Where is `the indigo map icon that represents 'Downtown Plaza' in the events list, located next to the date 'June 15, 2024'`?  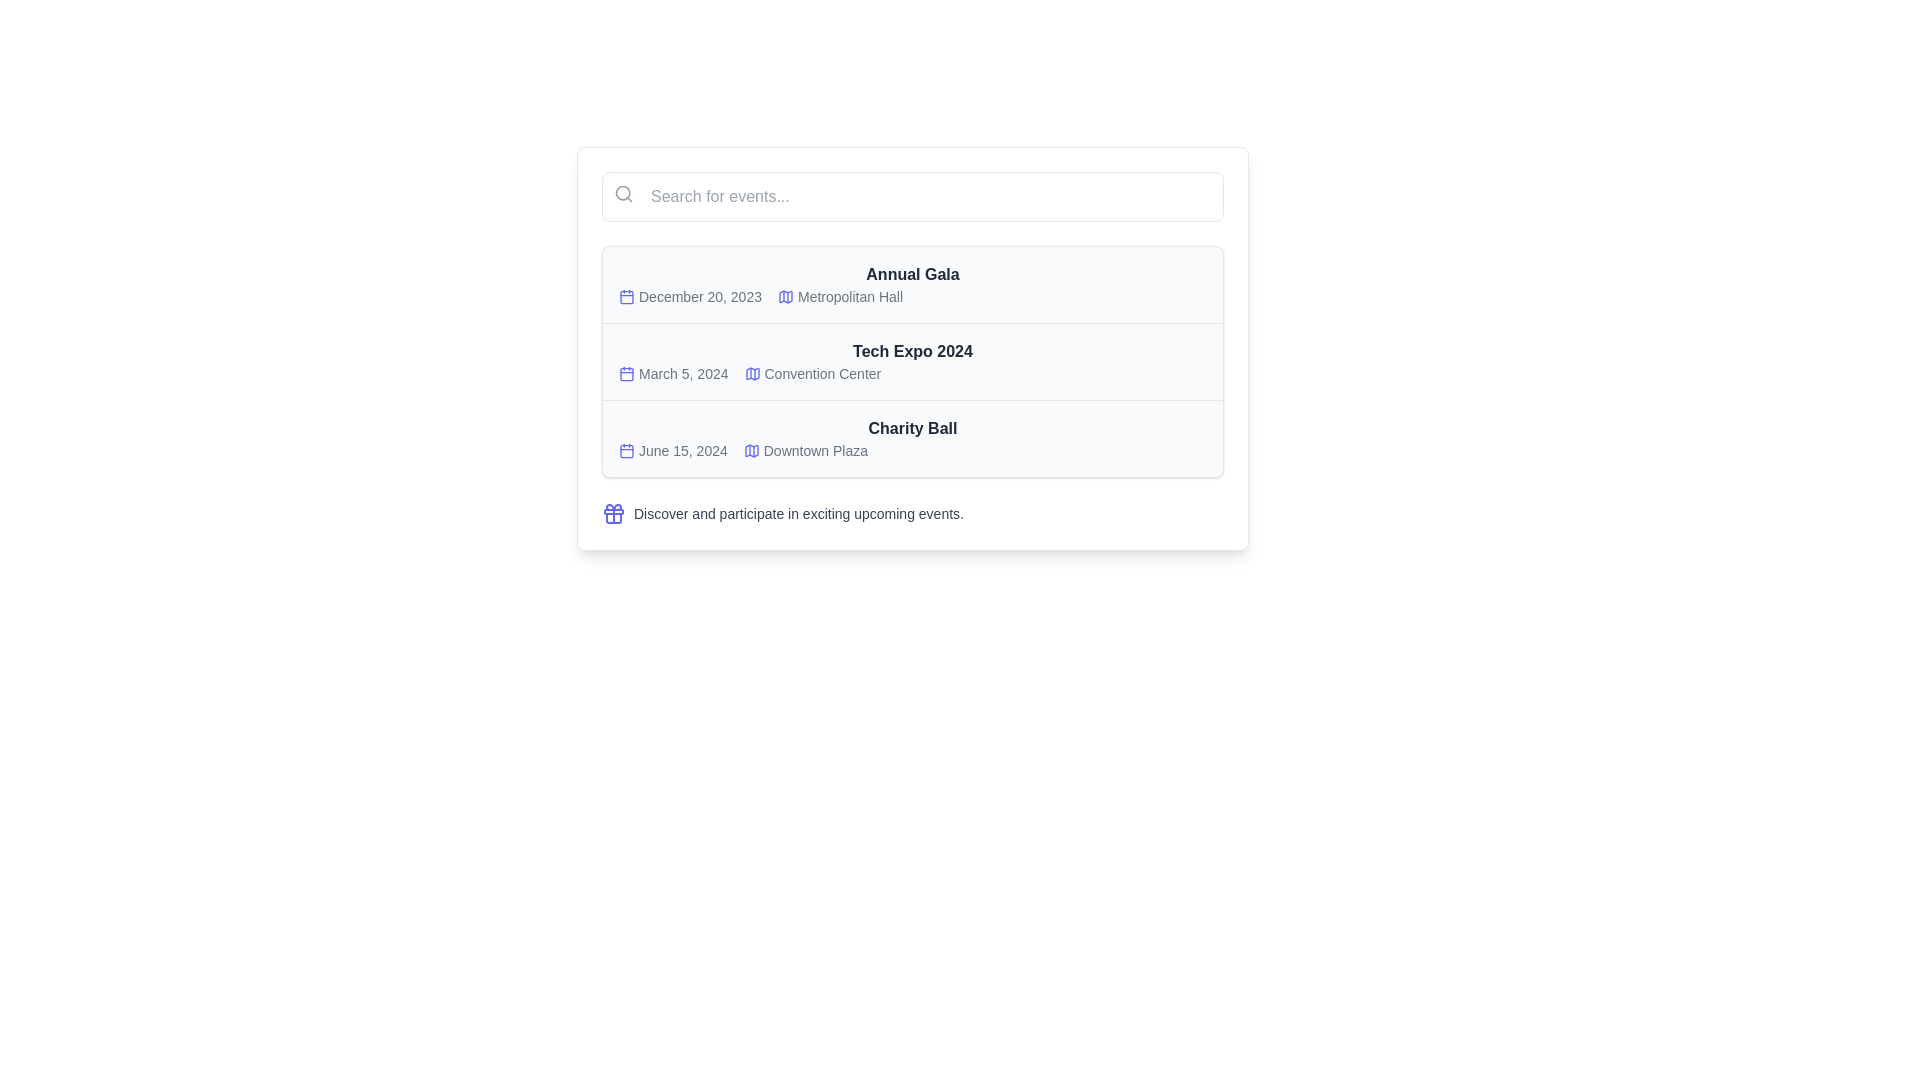 the indigo map icon that represents 'Downtown Plaza' in the events list, located next to the date 'June 15, 2024' is located at coordinates (750, 451).